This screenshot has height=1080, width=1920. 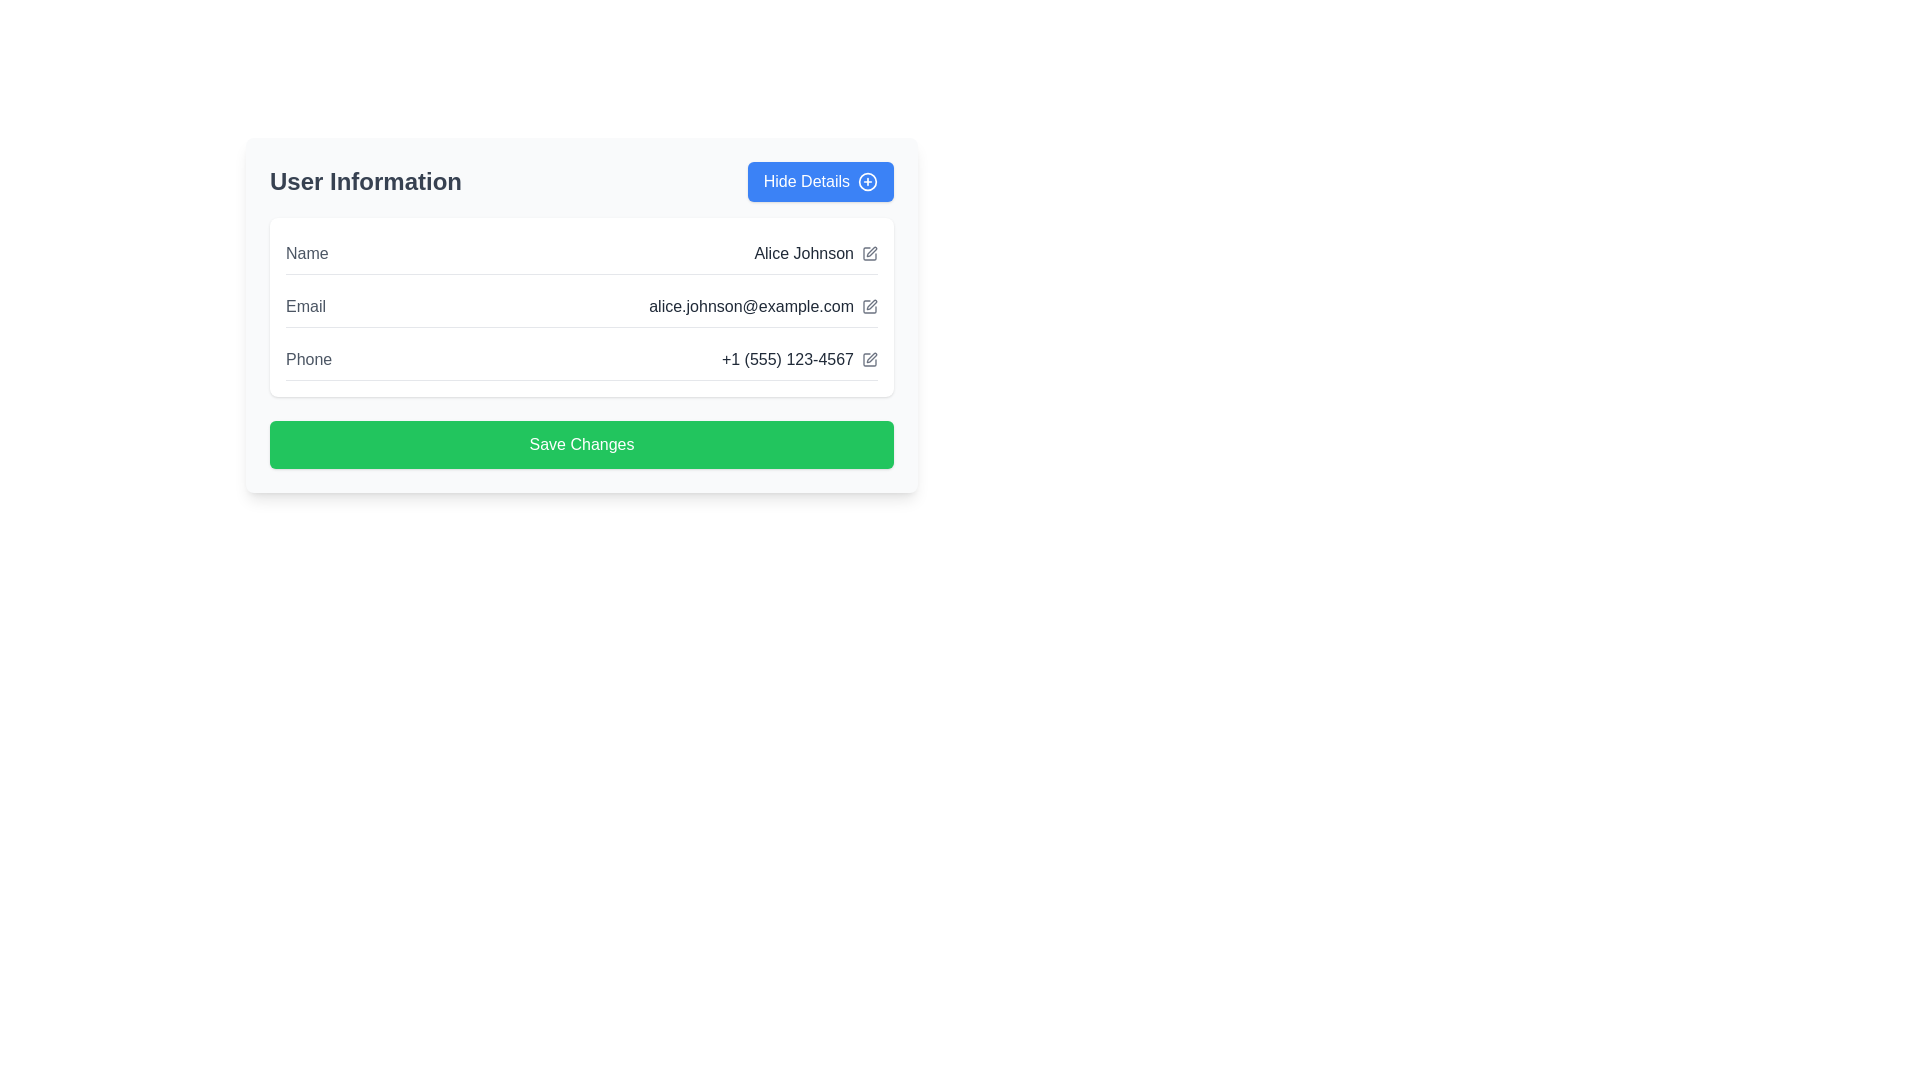 I want to click on the 'Name' text label, which is a medium gray-colored label positioned to the left of 'Alice Johnson' in the user information section, so click(x=306, y=253).